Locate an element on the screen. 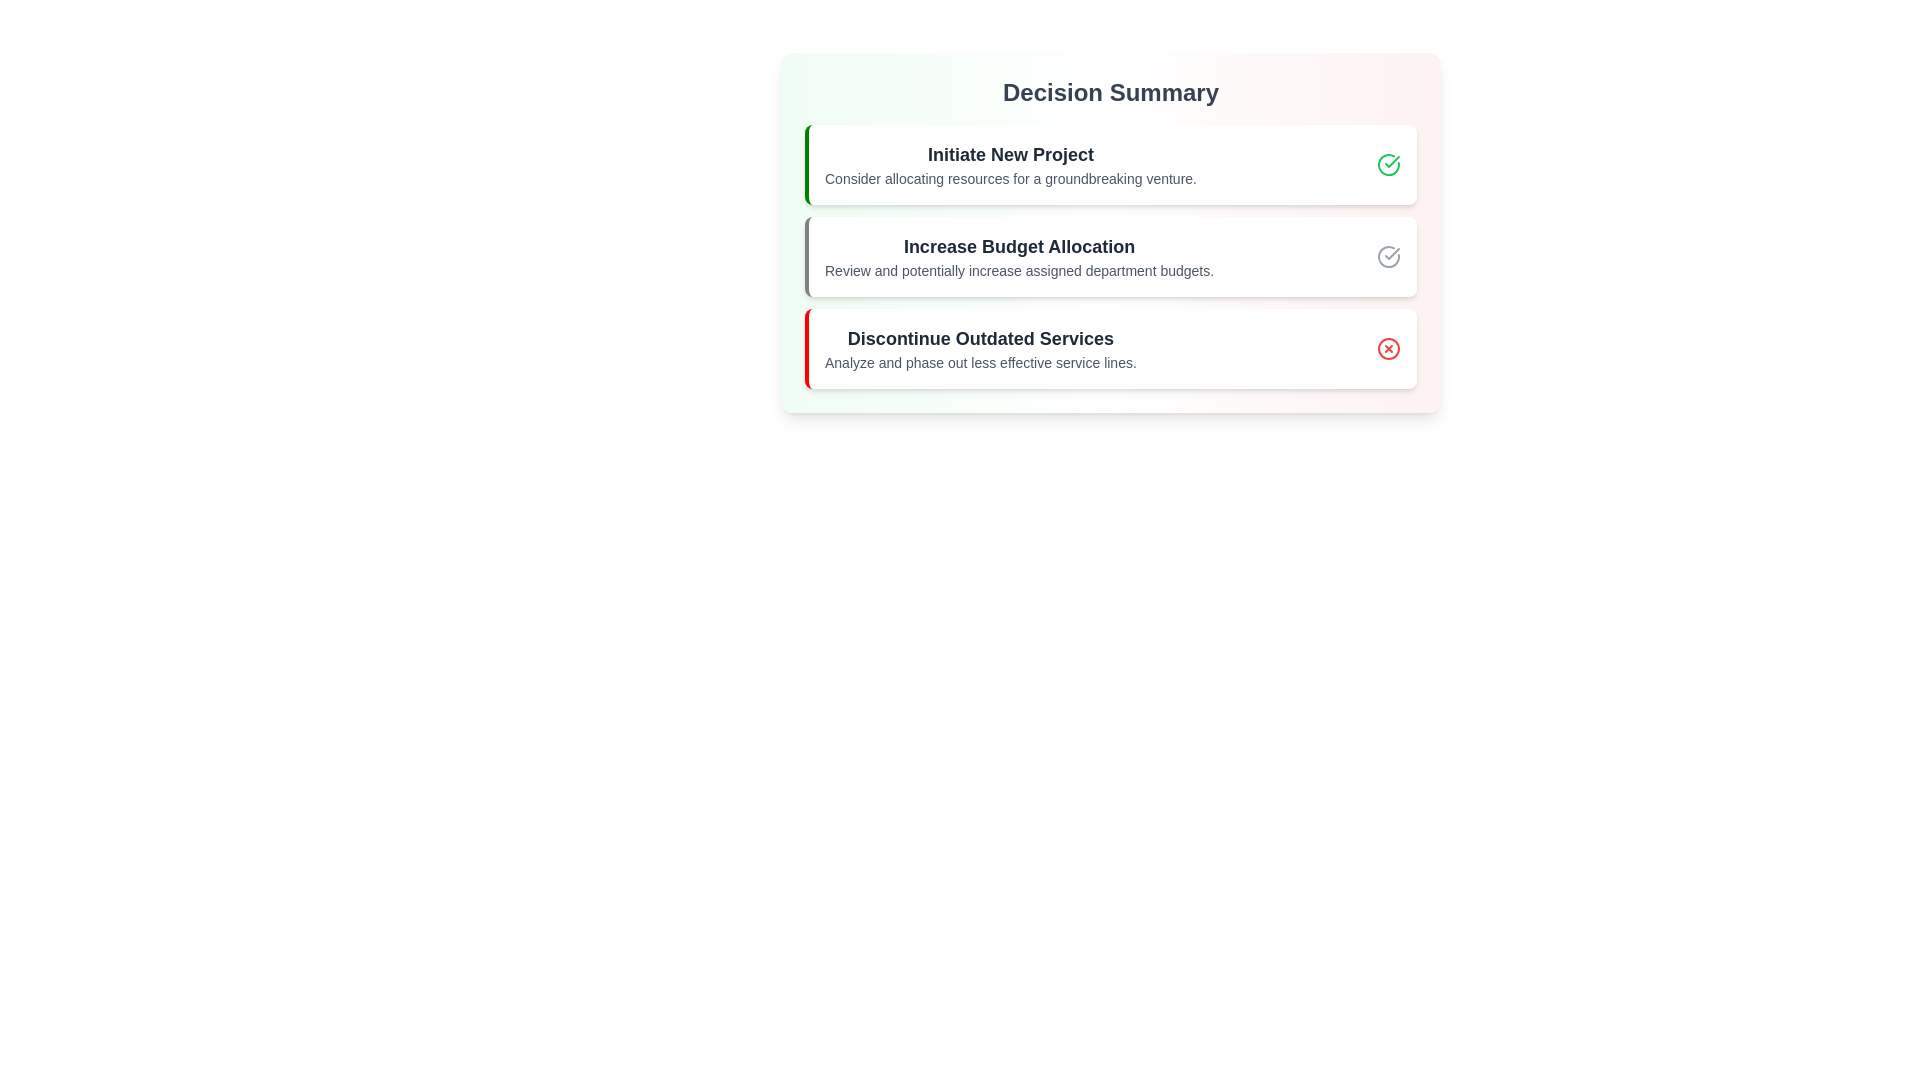  the status indicator for Increase Budget Allocation is located at coordinates (1387, 256).